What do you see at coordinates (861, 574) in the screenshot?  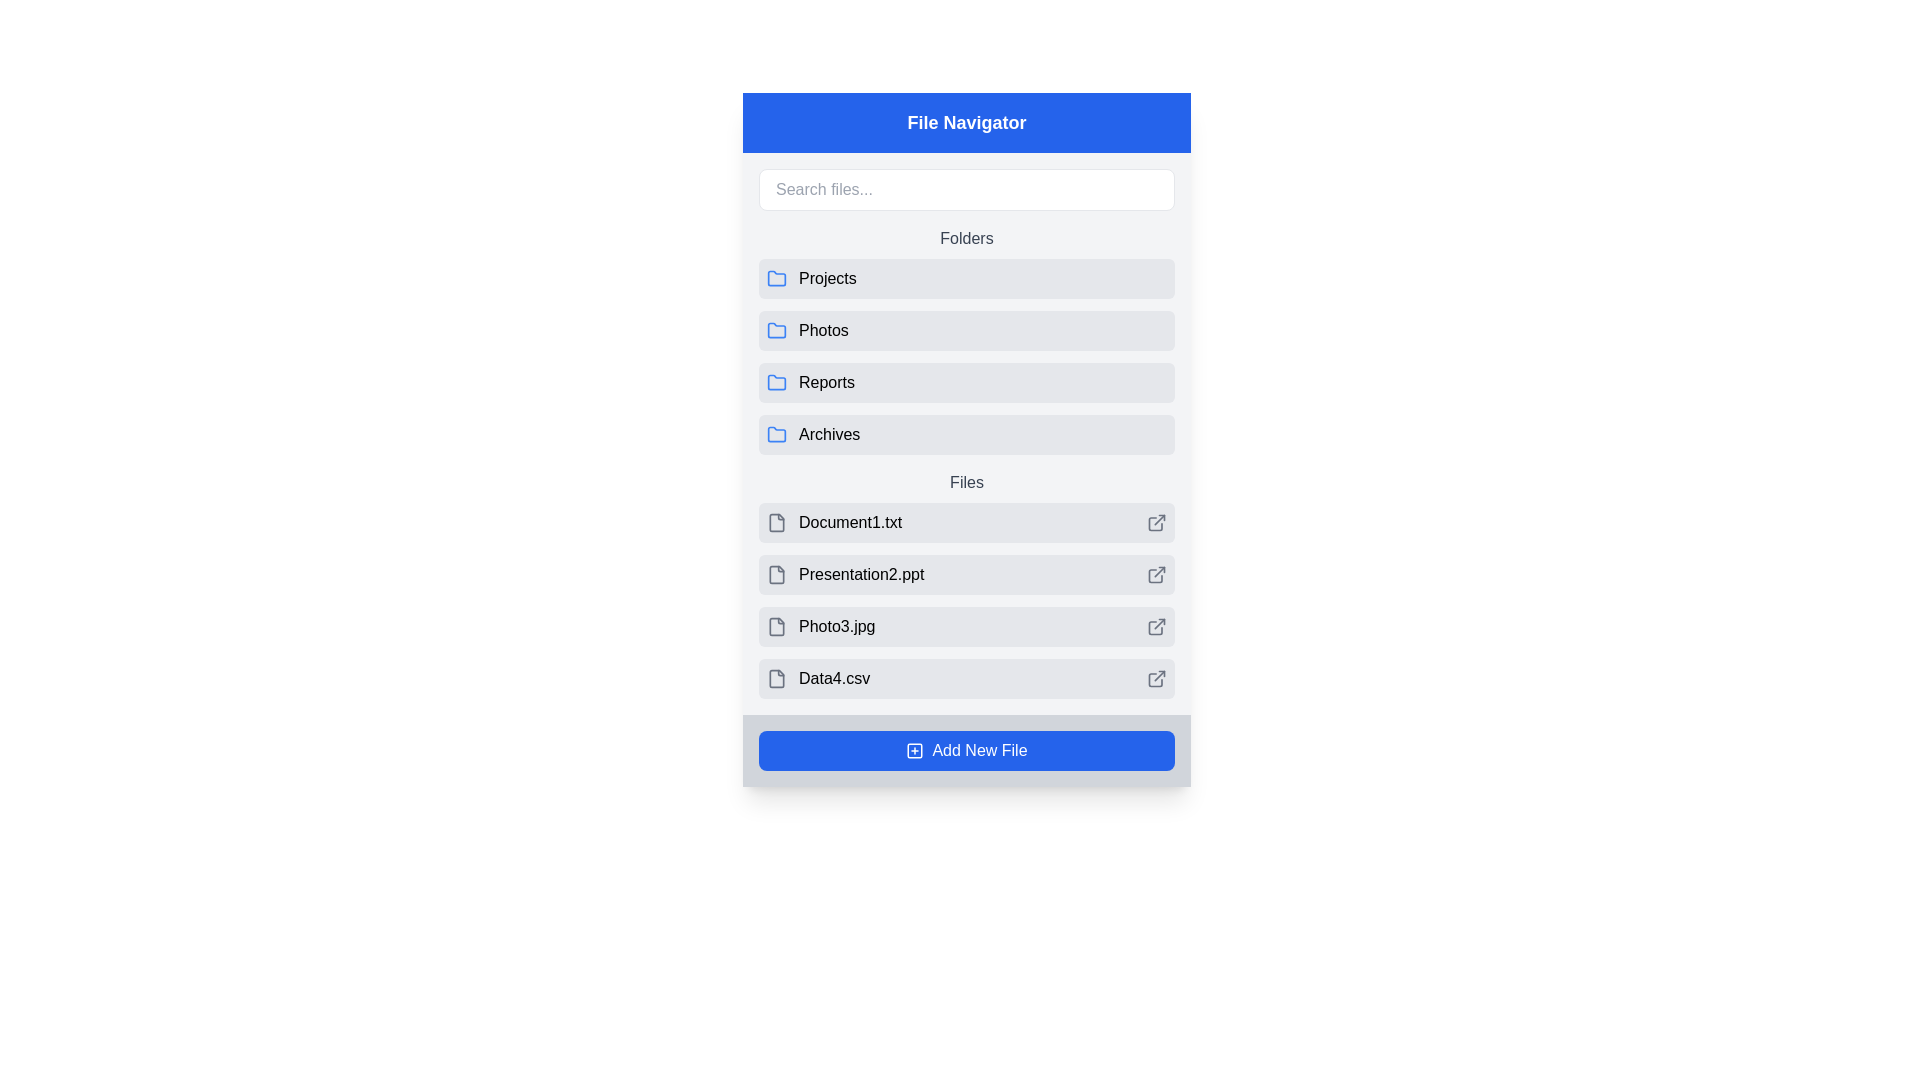 I see `the text label representing the file 'Presentation2.ppt', which is the second item` at bounding box center [861, 574].